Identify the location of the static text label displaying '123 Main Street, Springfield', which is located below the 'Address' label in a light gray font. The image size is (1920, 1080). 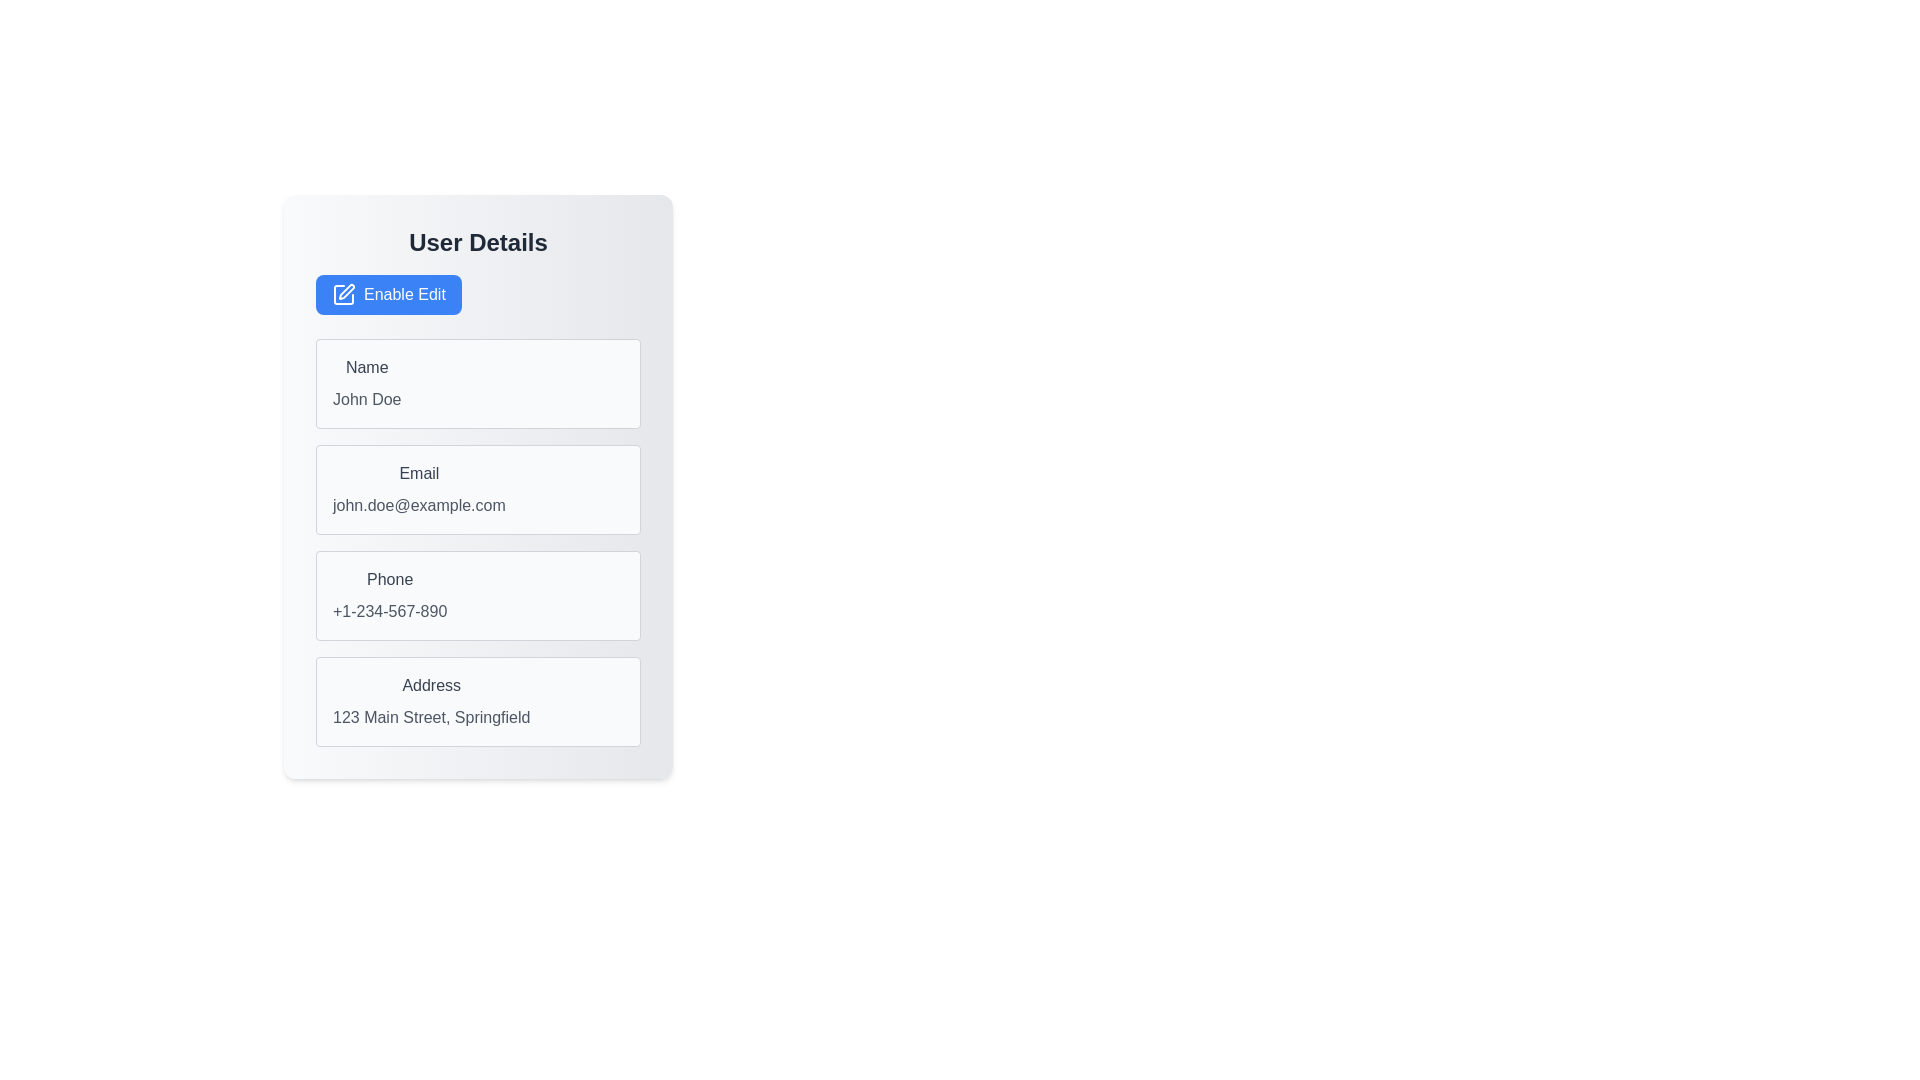
(430, 716).